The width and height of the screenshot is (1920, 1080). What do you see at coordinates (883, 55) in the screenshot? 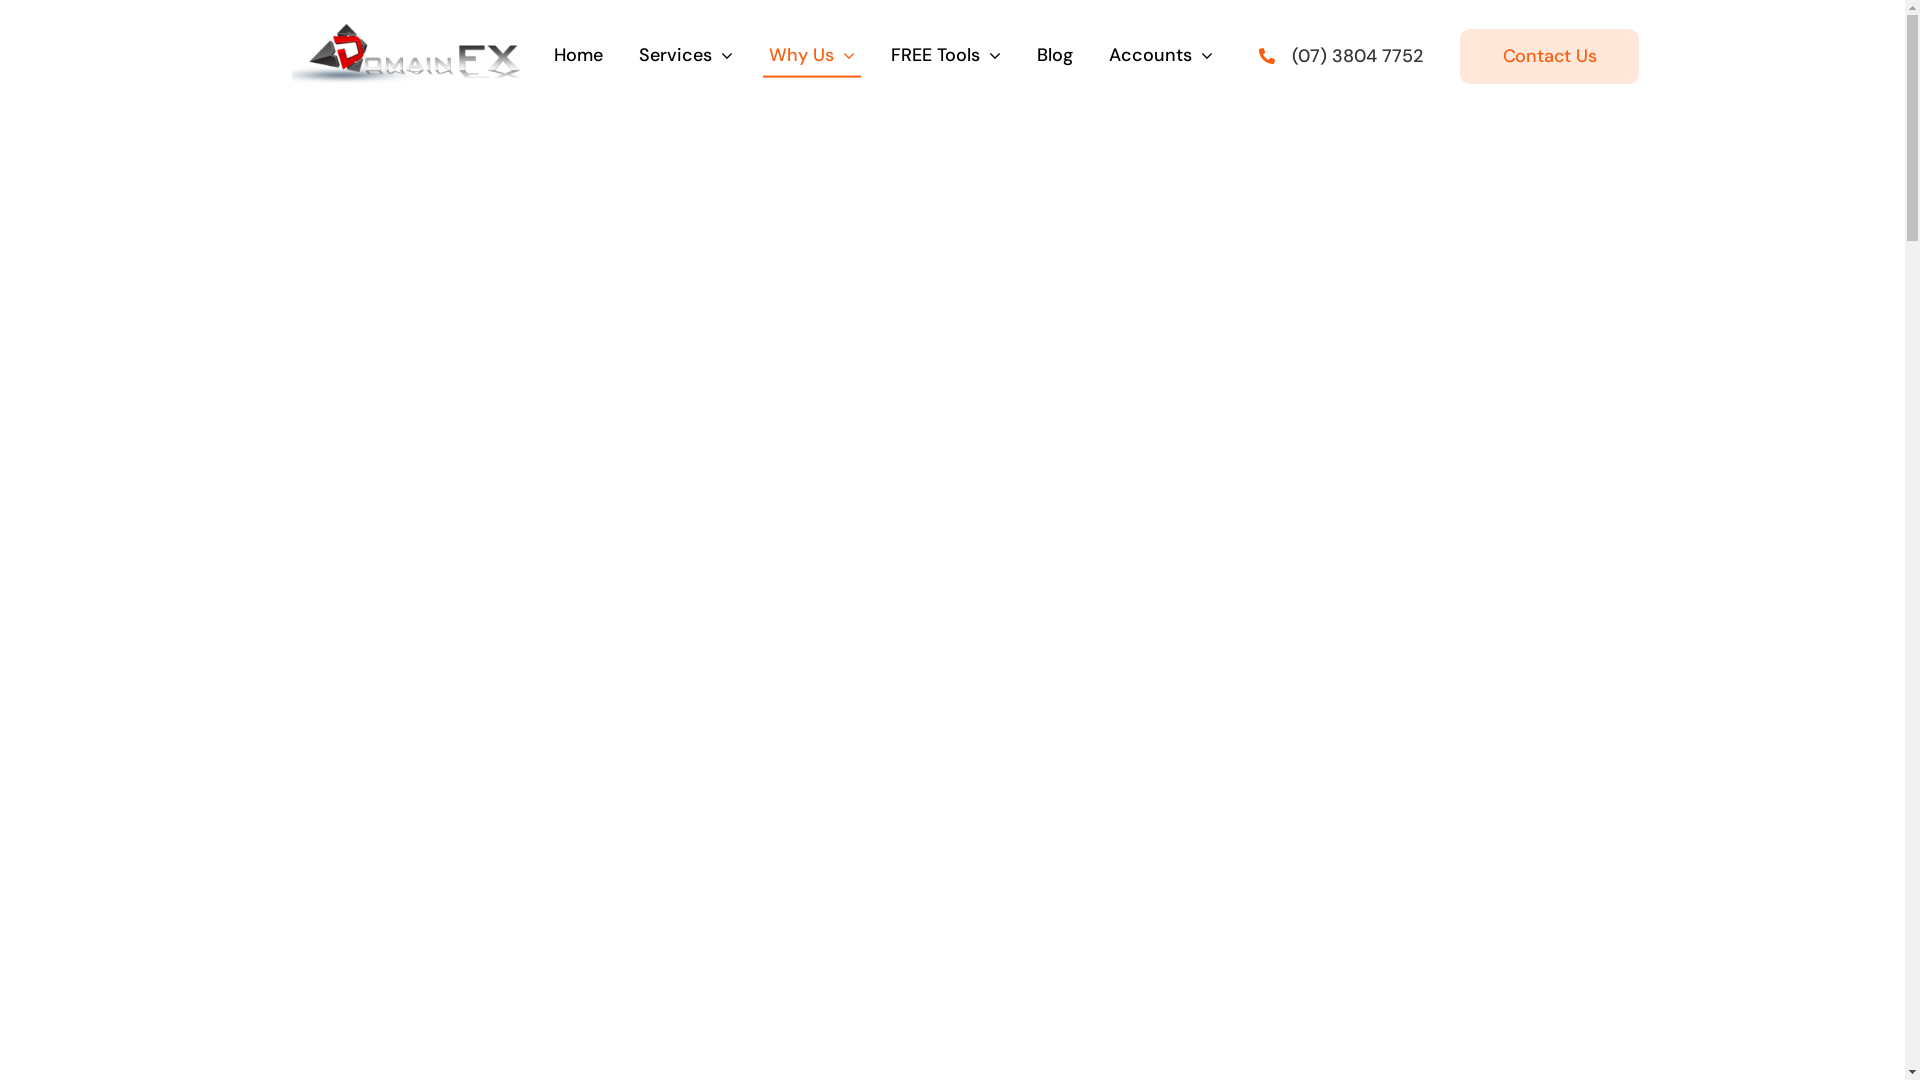
I see `'FREE Tools'` at bounding box center [883, 55].